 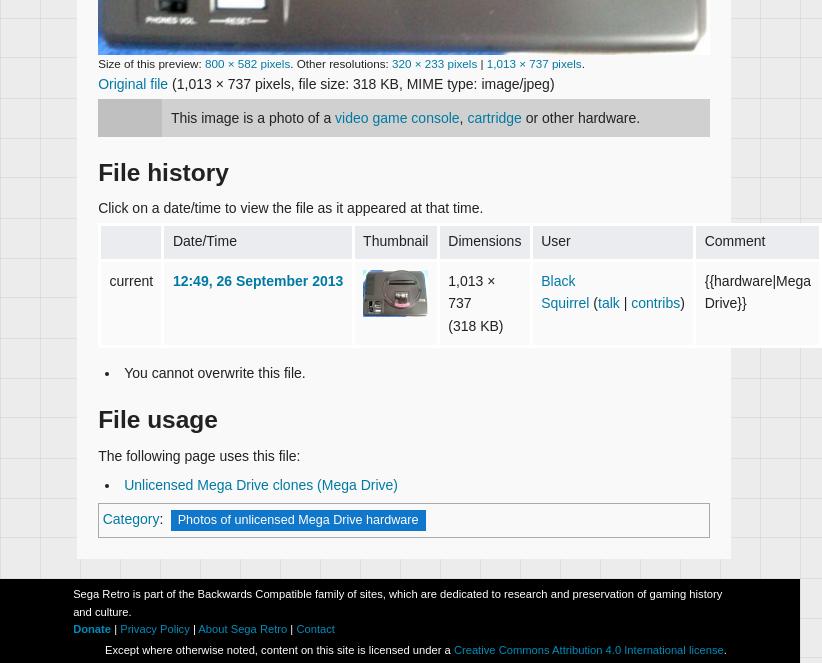 What do you see at coordinates (734, 241) in the screenshot?
I see `'Comment'` at bounding box center [734, 241].